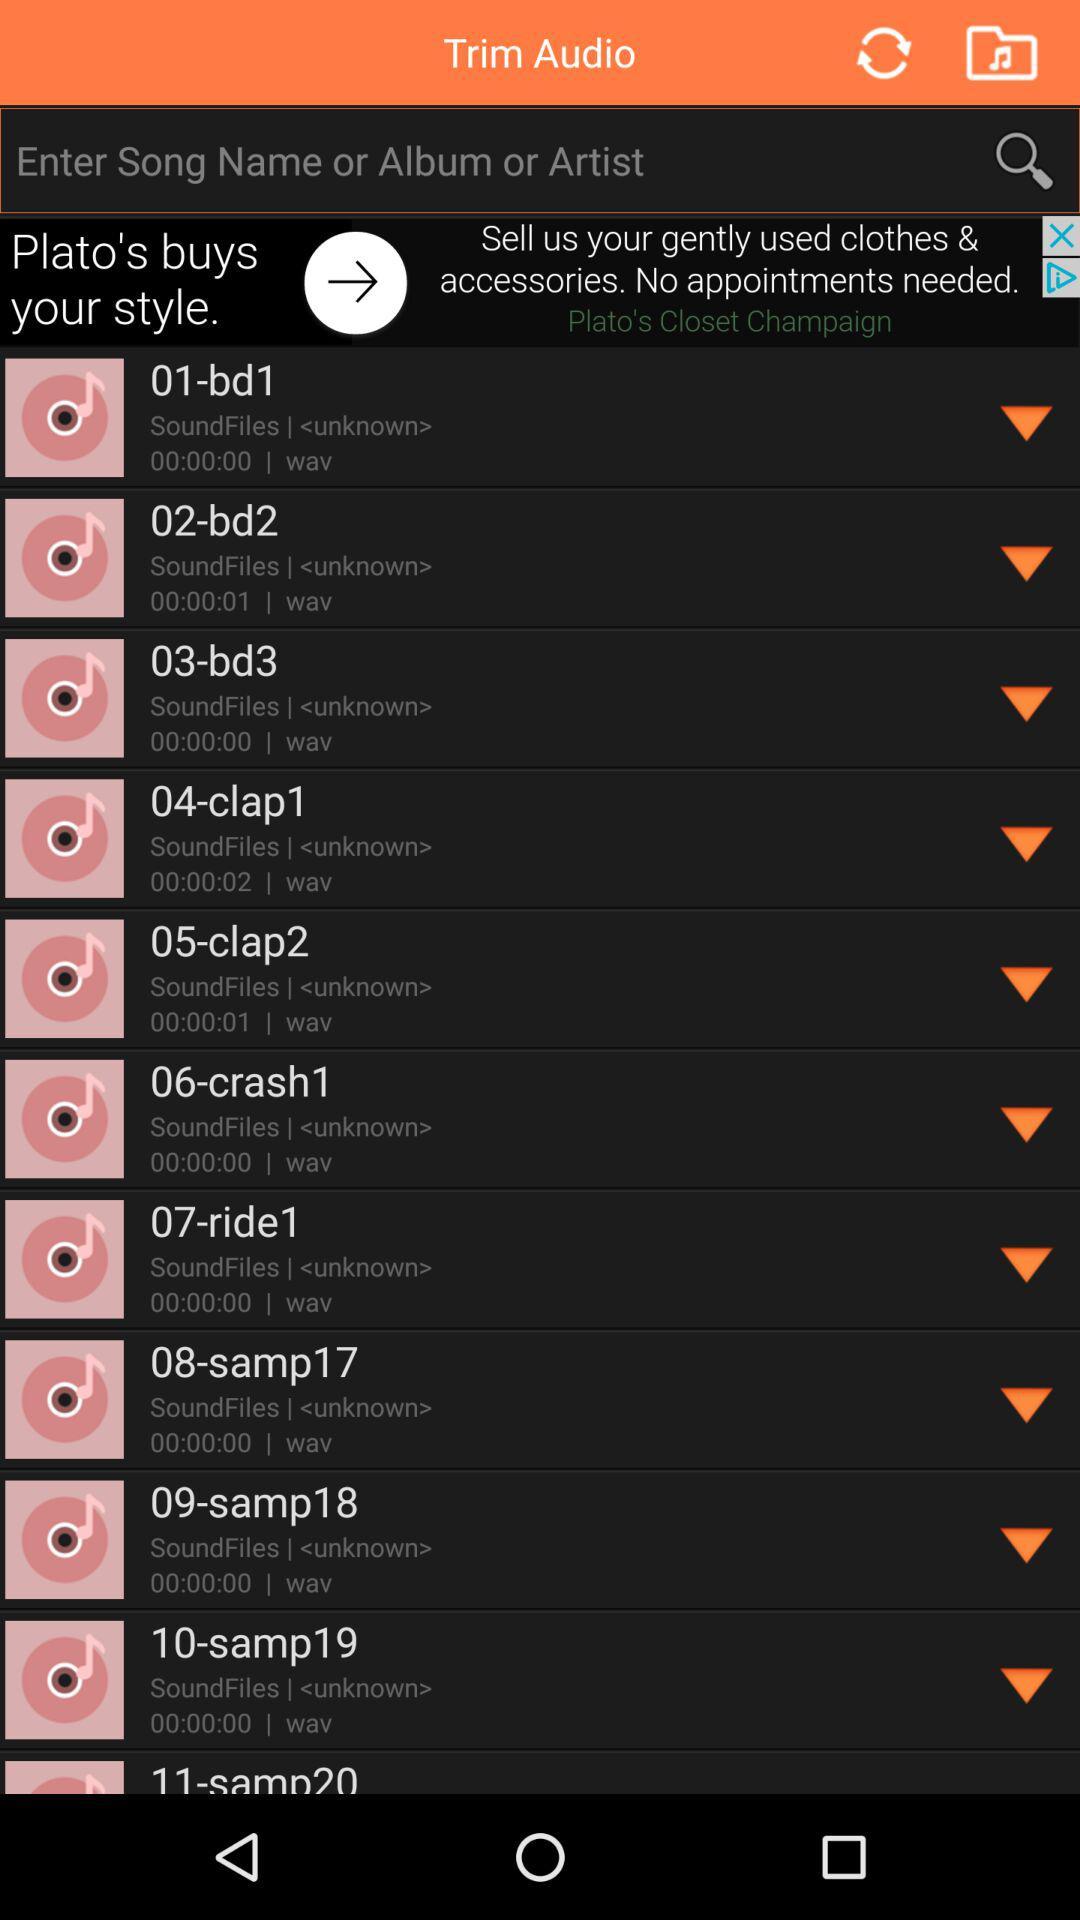 Image resolution: width=1080 pixels, height=1920 pixels. I want to click on show file information, so click(1027, 1680).